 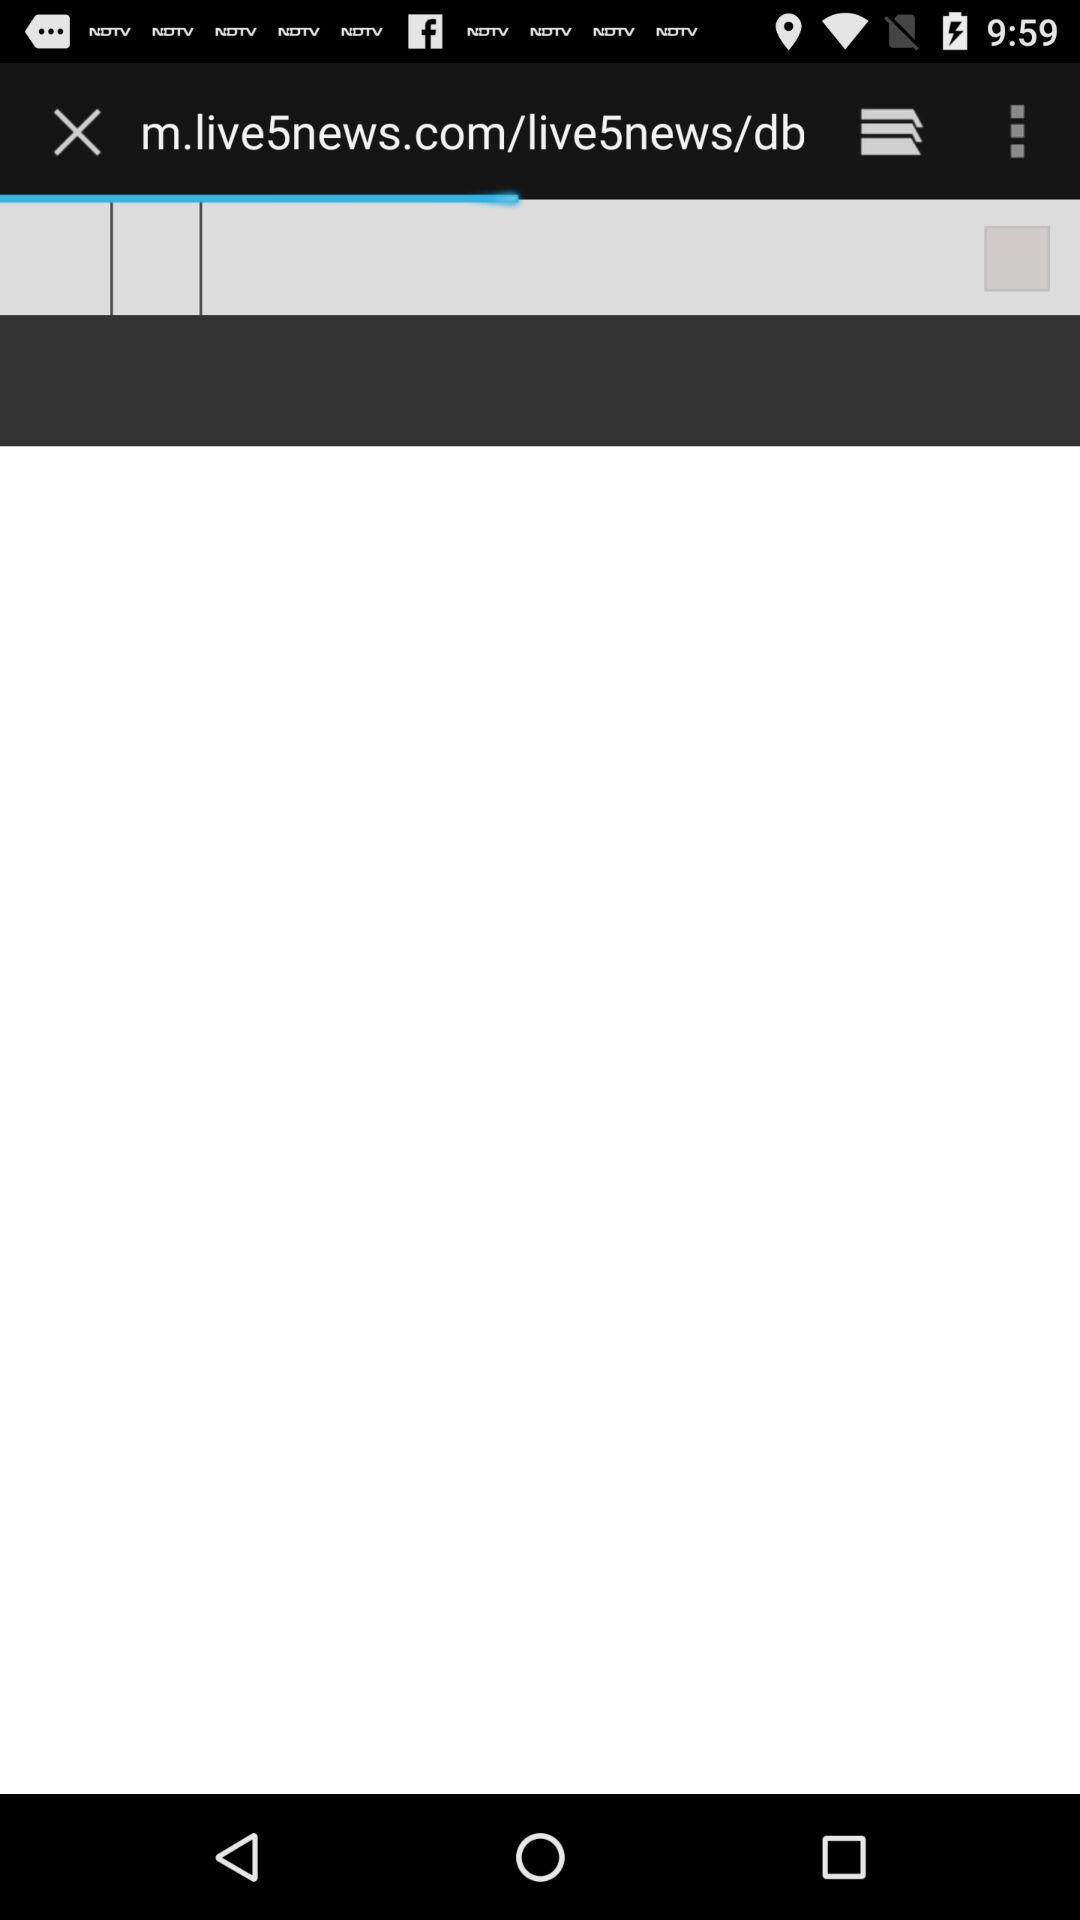 I want to click on m live5news com, so click(x=472, y=130).